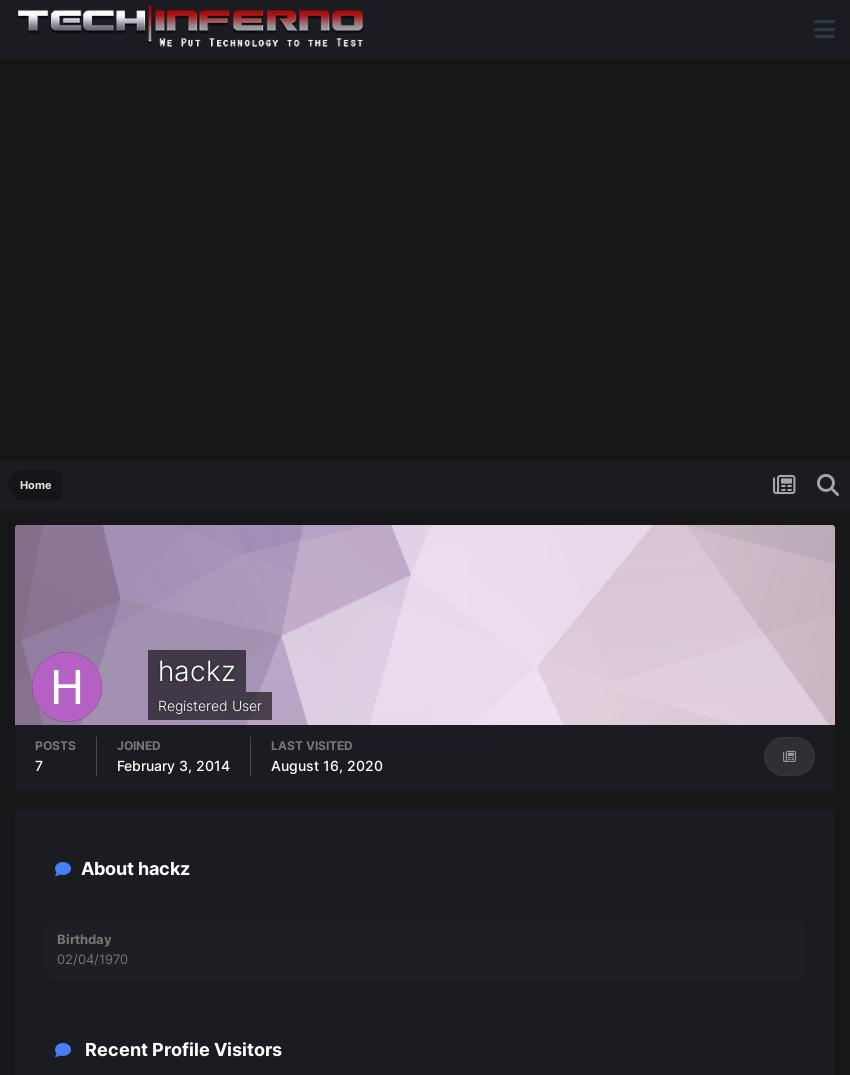 Image resolution: width=850 pixels, height=1075 pixels. What do you see at coordinates (34, 765) in the screenshot?
I see `'7'` at bounding box center [34, 765].